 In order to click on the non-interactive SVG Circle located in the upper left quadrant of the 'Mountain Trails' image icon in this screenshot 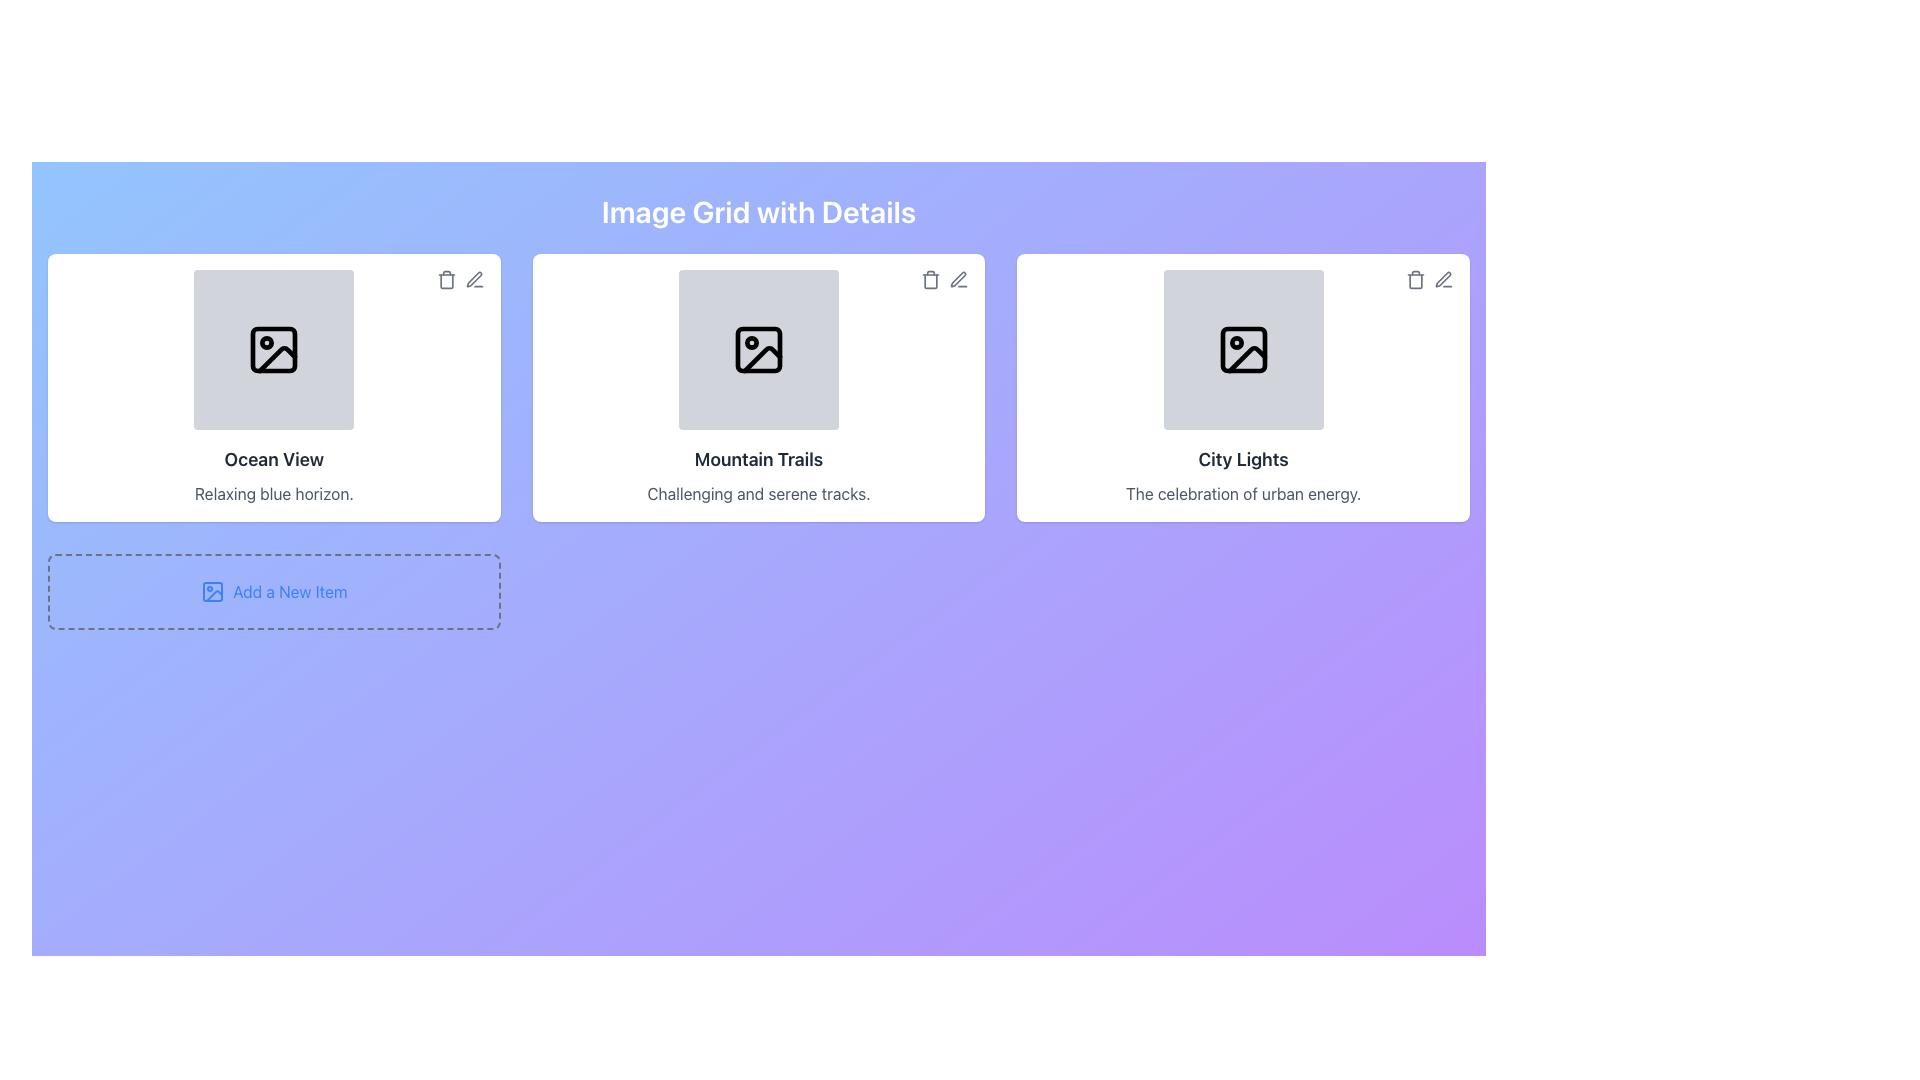, I will do `click(751, 342)`.